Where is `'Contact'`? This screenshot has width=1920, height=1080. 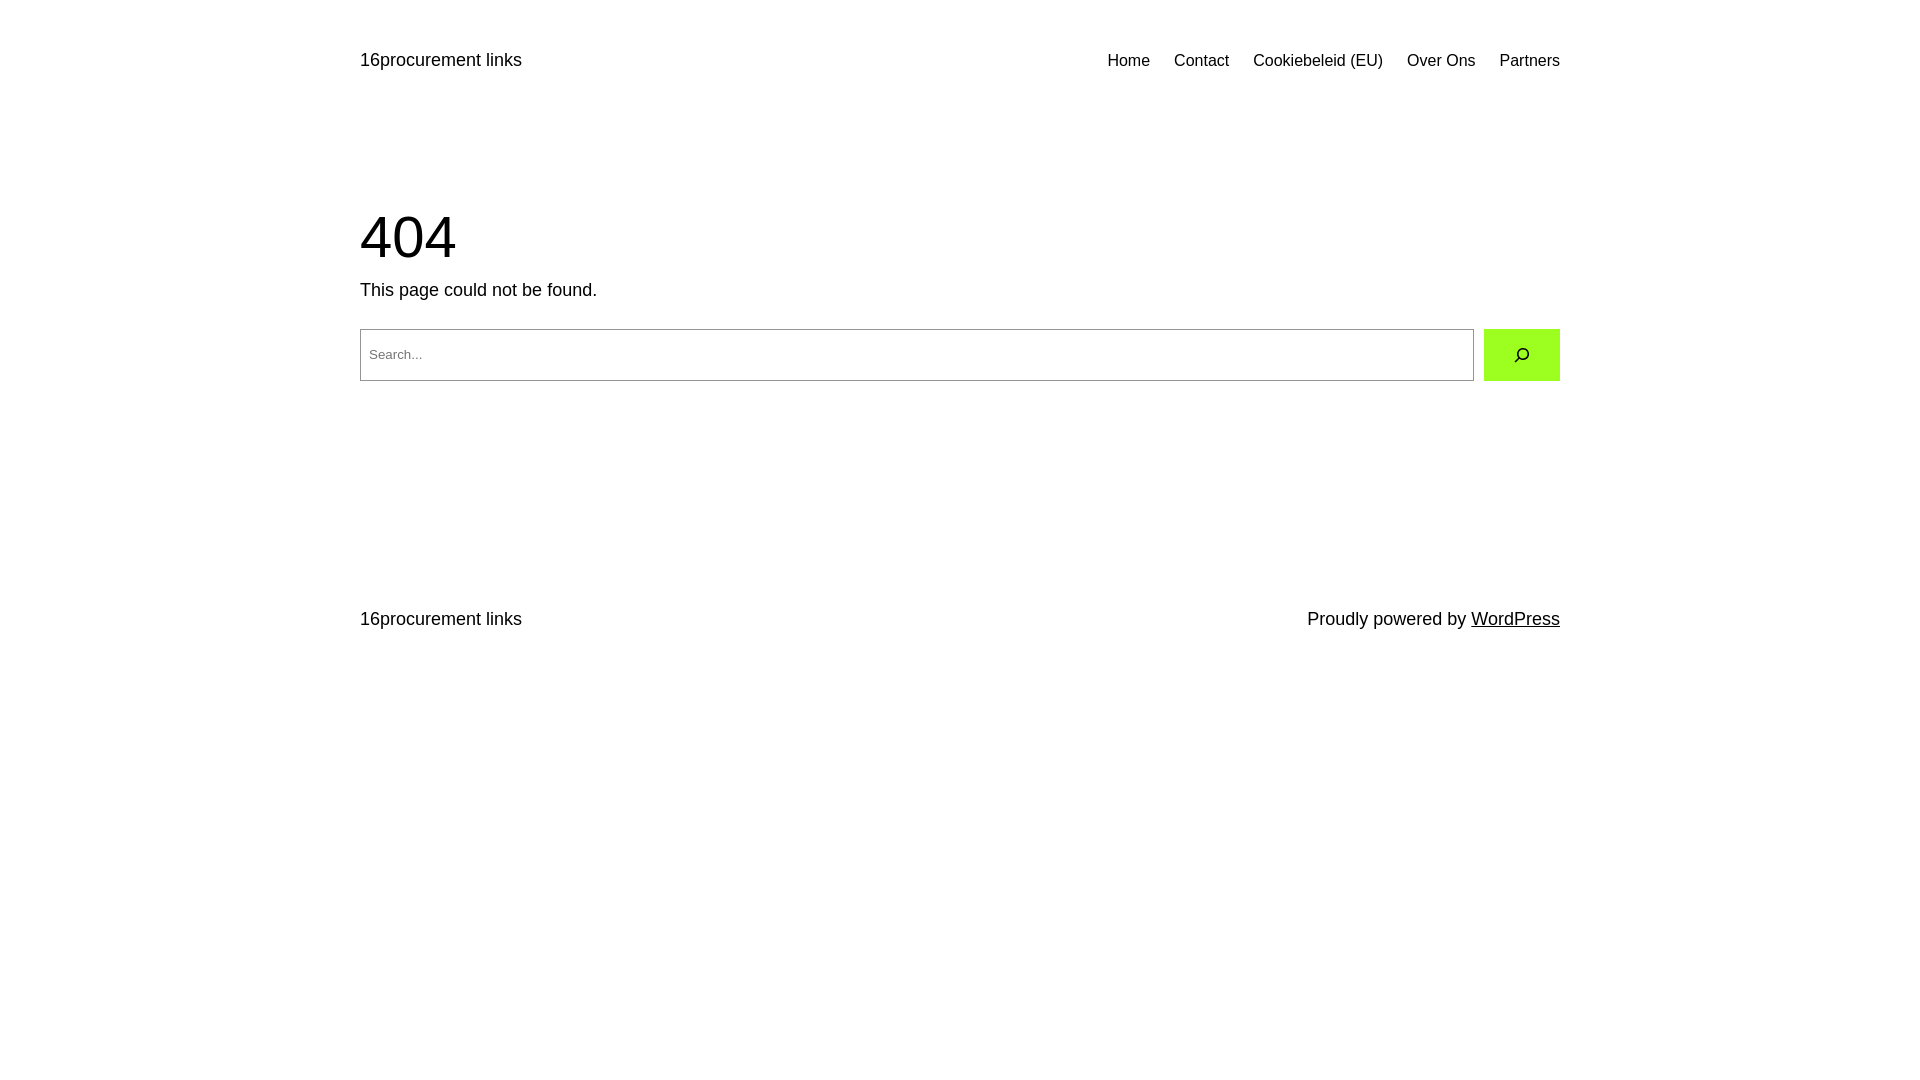
'Contact' is located at coordinates (1200, 60).